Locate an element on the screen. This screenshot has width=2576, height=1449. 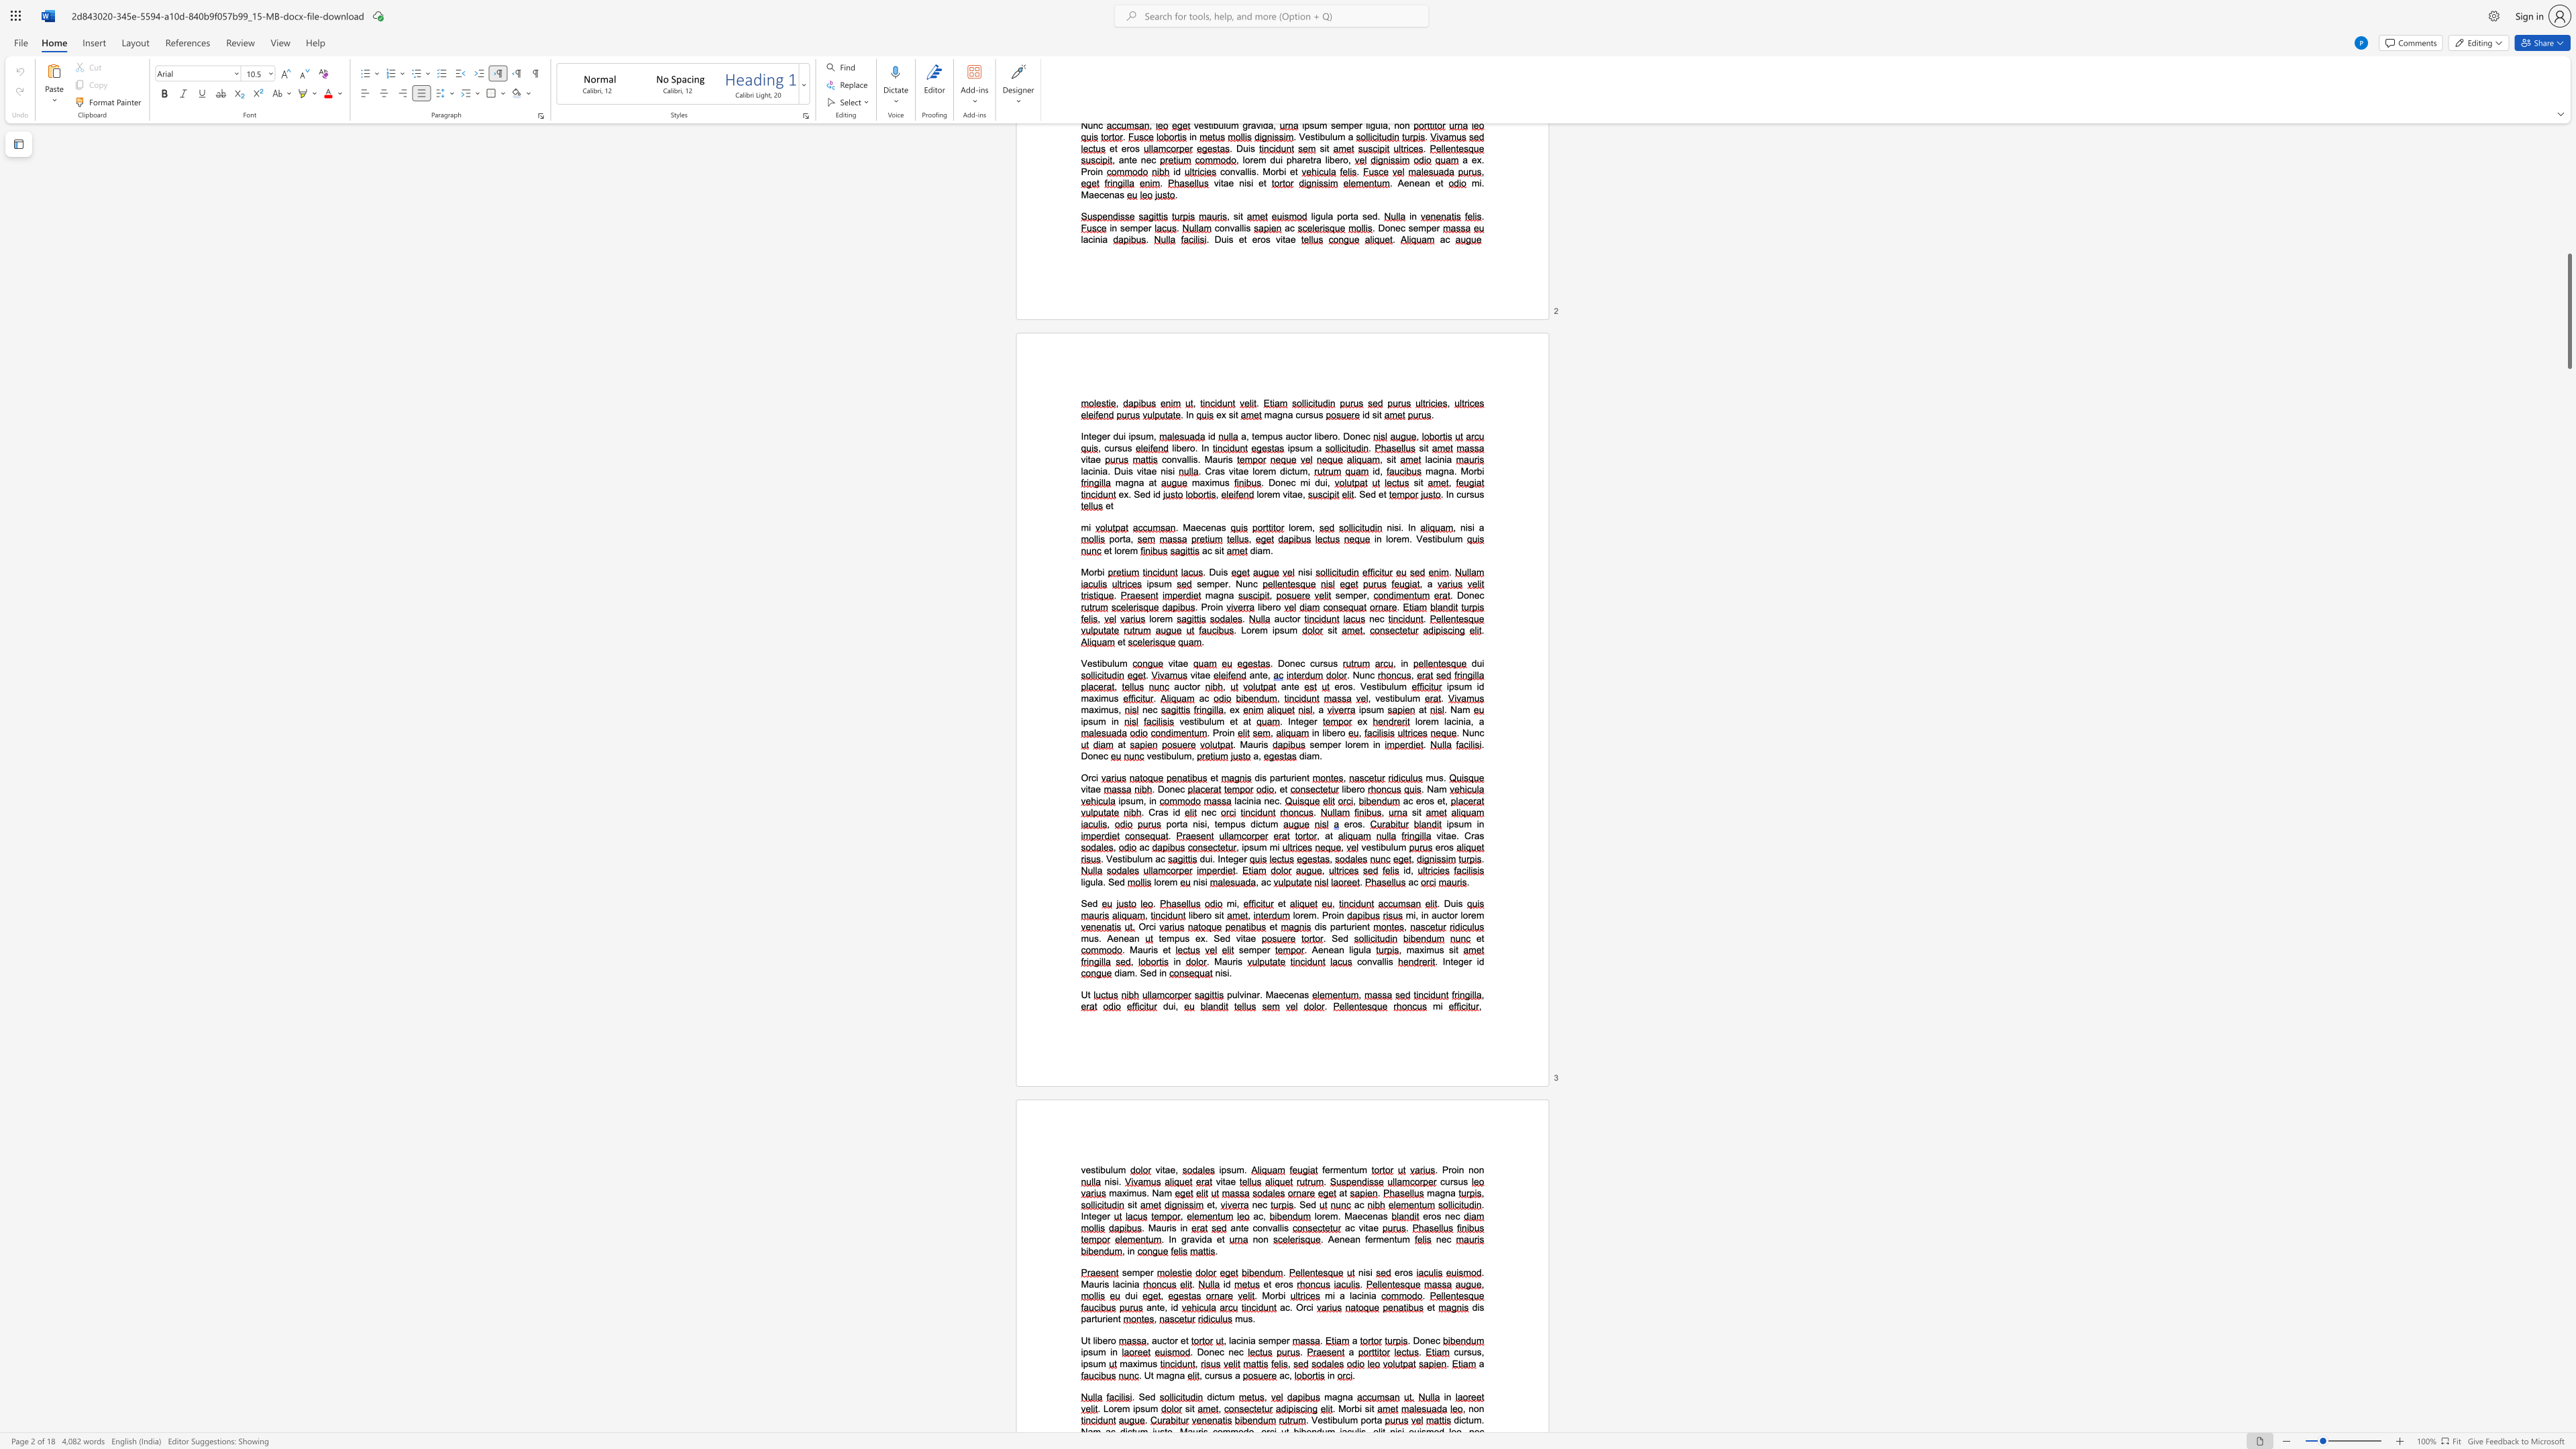
the space between the continuous character "v" and "i" in the text is located at coordinates (1238, 938).